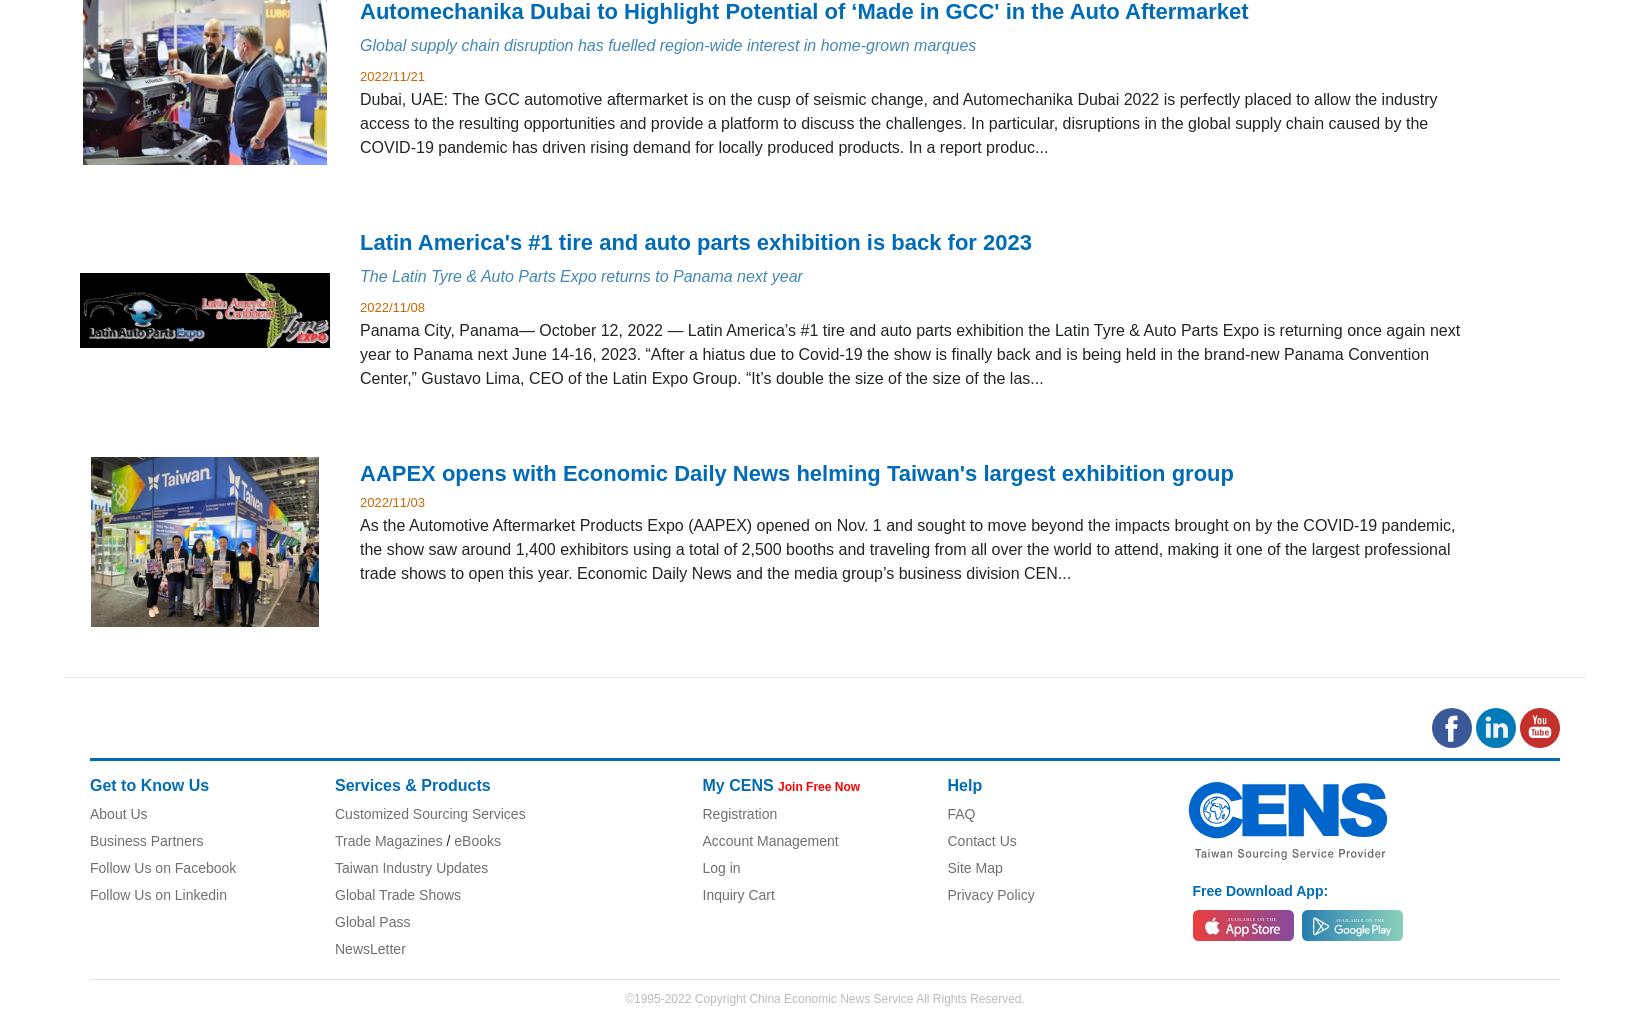  What do you see at coordinates (411, 865) in the screenshot?
I see `'Taiwan Industry Updates'` at bounding box center [411, 865].